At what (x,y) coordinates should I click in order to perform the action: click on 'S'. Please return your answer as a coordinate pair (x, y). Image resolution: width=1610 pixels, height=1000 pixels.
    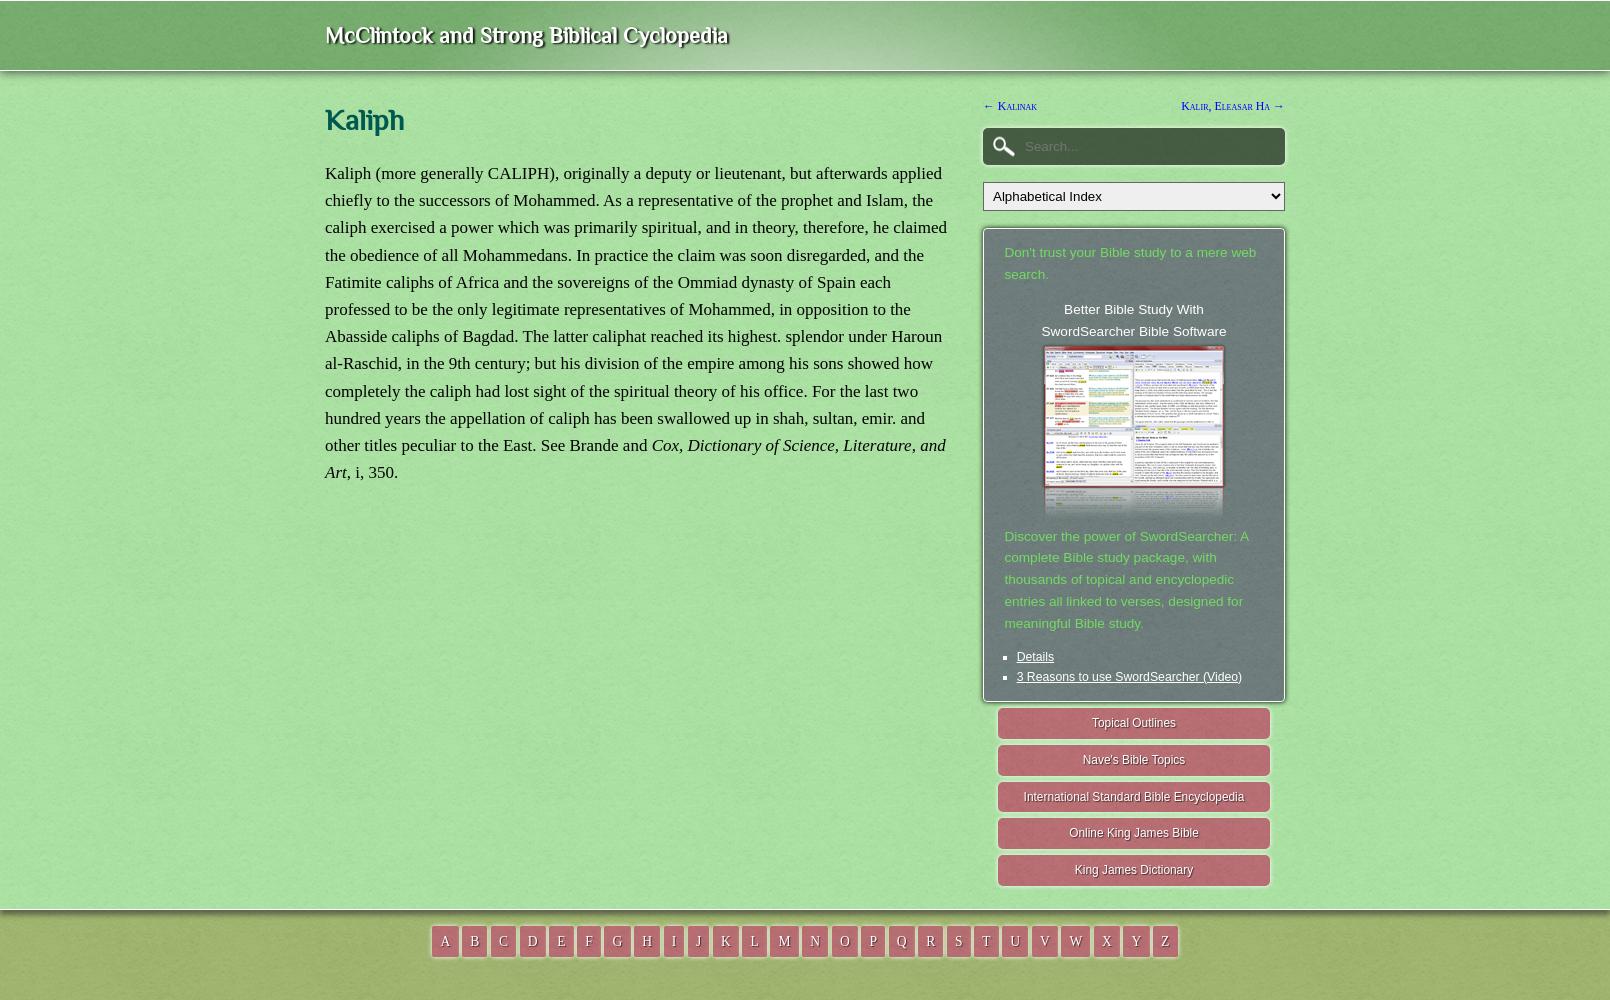
    Looking at the image, I should click on (958, 939).